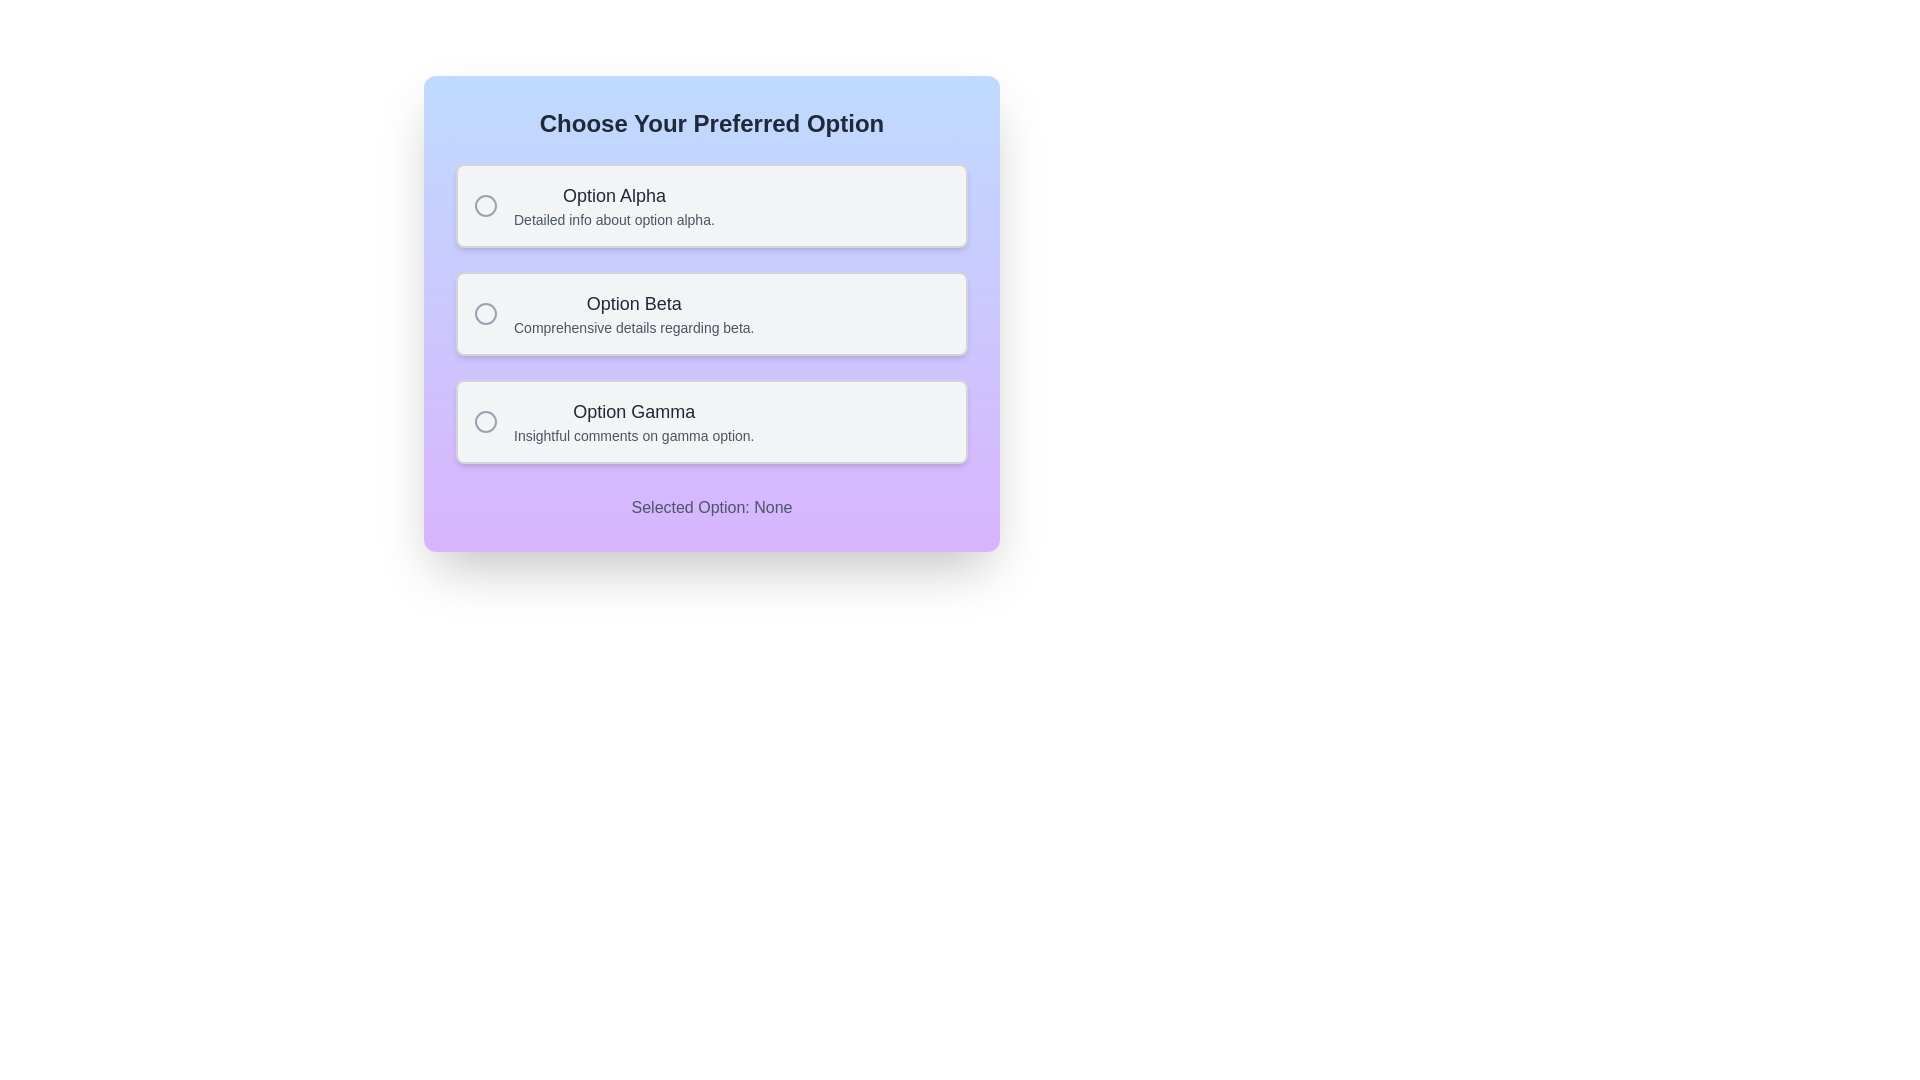 The image size is (1920, 1080). I want to click on the first radio option titled 'Option Alpha' with an extended description, so click(711, 205).